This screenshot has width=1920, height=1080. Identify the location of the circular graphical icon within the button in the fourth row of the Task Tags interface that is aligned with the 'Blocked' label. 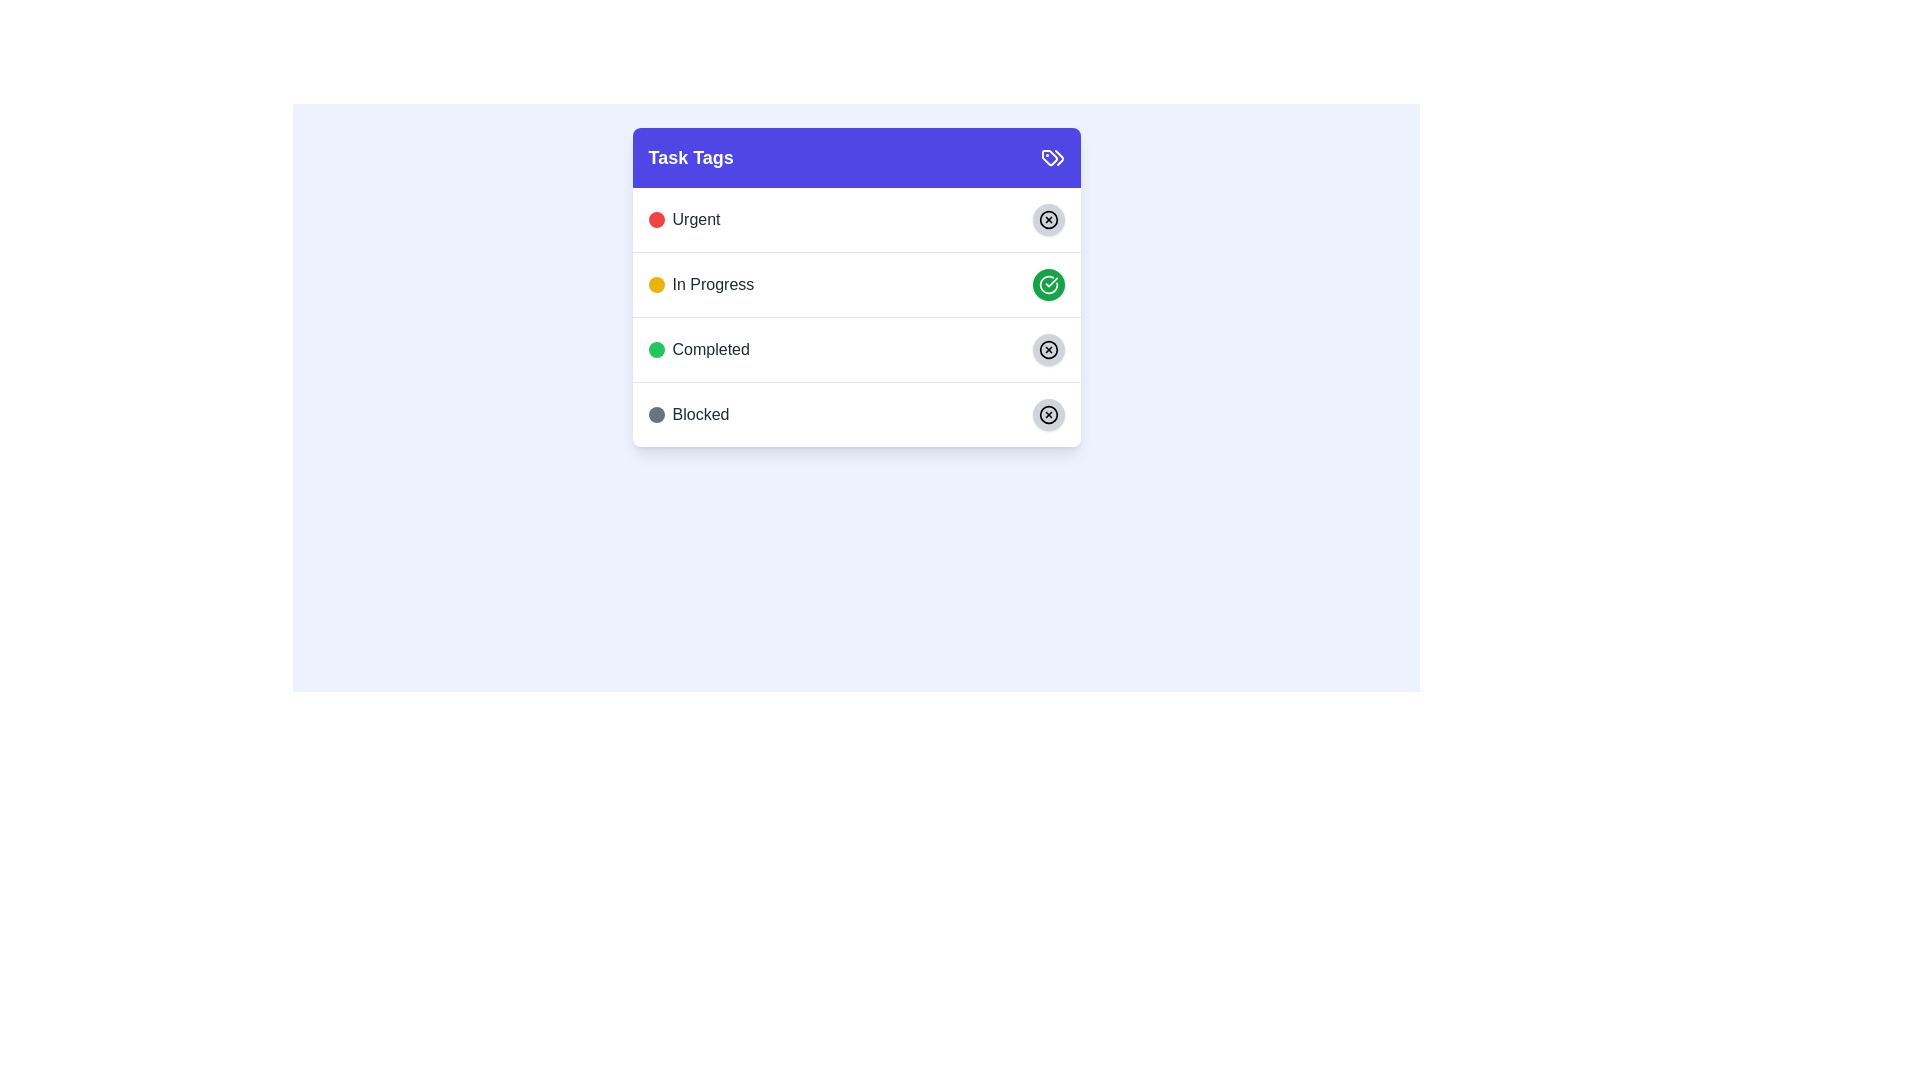
(1047, 414).